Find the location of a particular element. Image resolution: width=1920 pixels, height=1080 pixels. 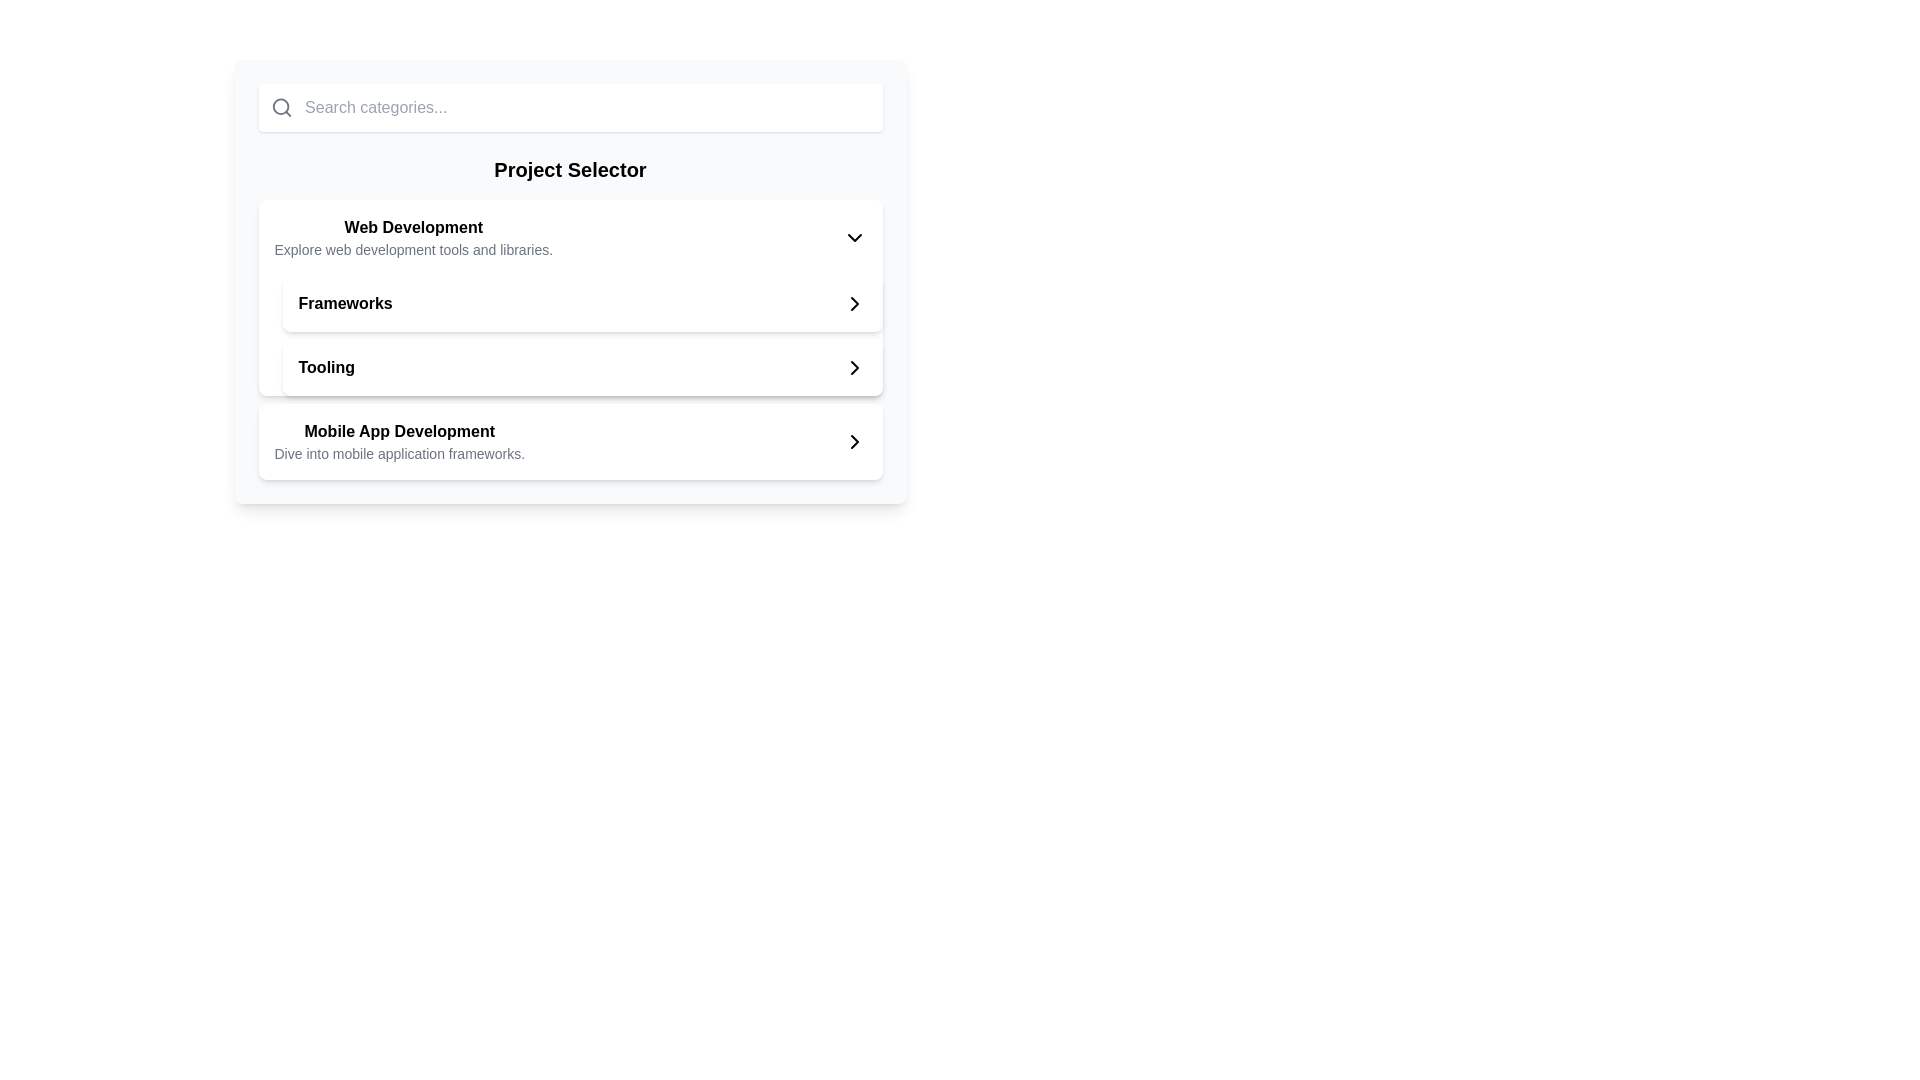

the 'Tooling' text label located is located at coordinates (326, 367).